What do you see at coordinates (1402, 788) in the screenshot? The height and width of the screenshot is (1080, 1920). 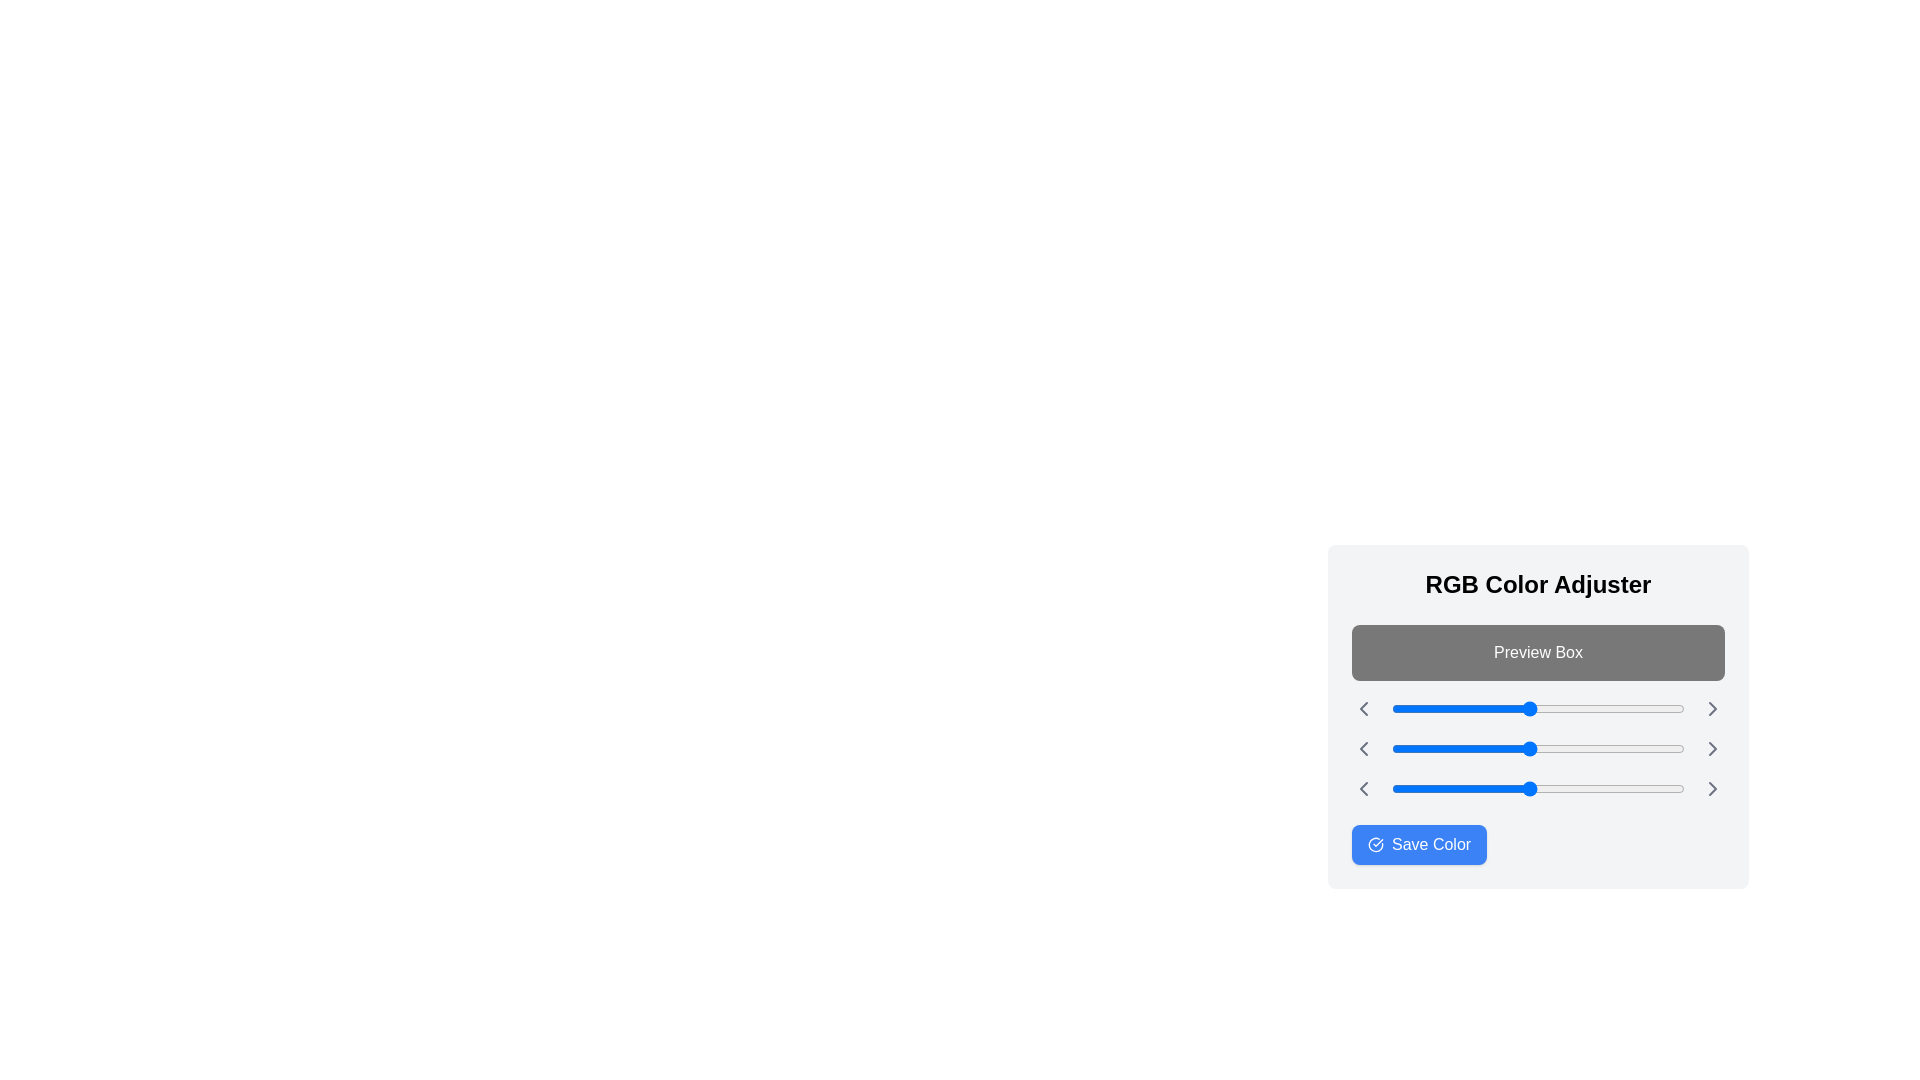 I see `the blue slider to 10` at bounding box center [1402, 788].